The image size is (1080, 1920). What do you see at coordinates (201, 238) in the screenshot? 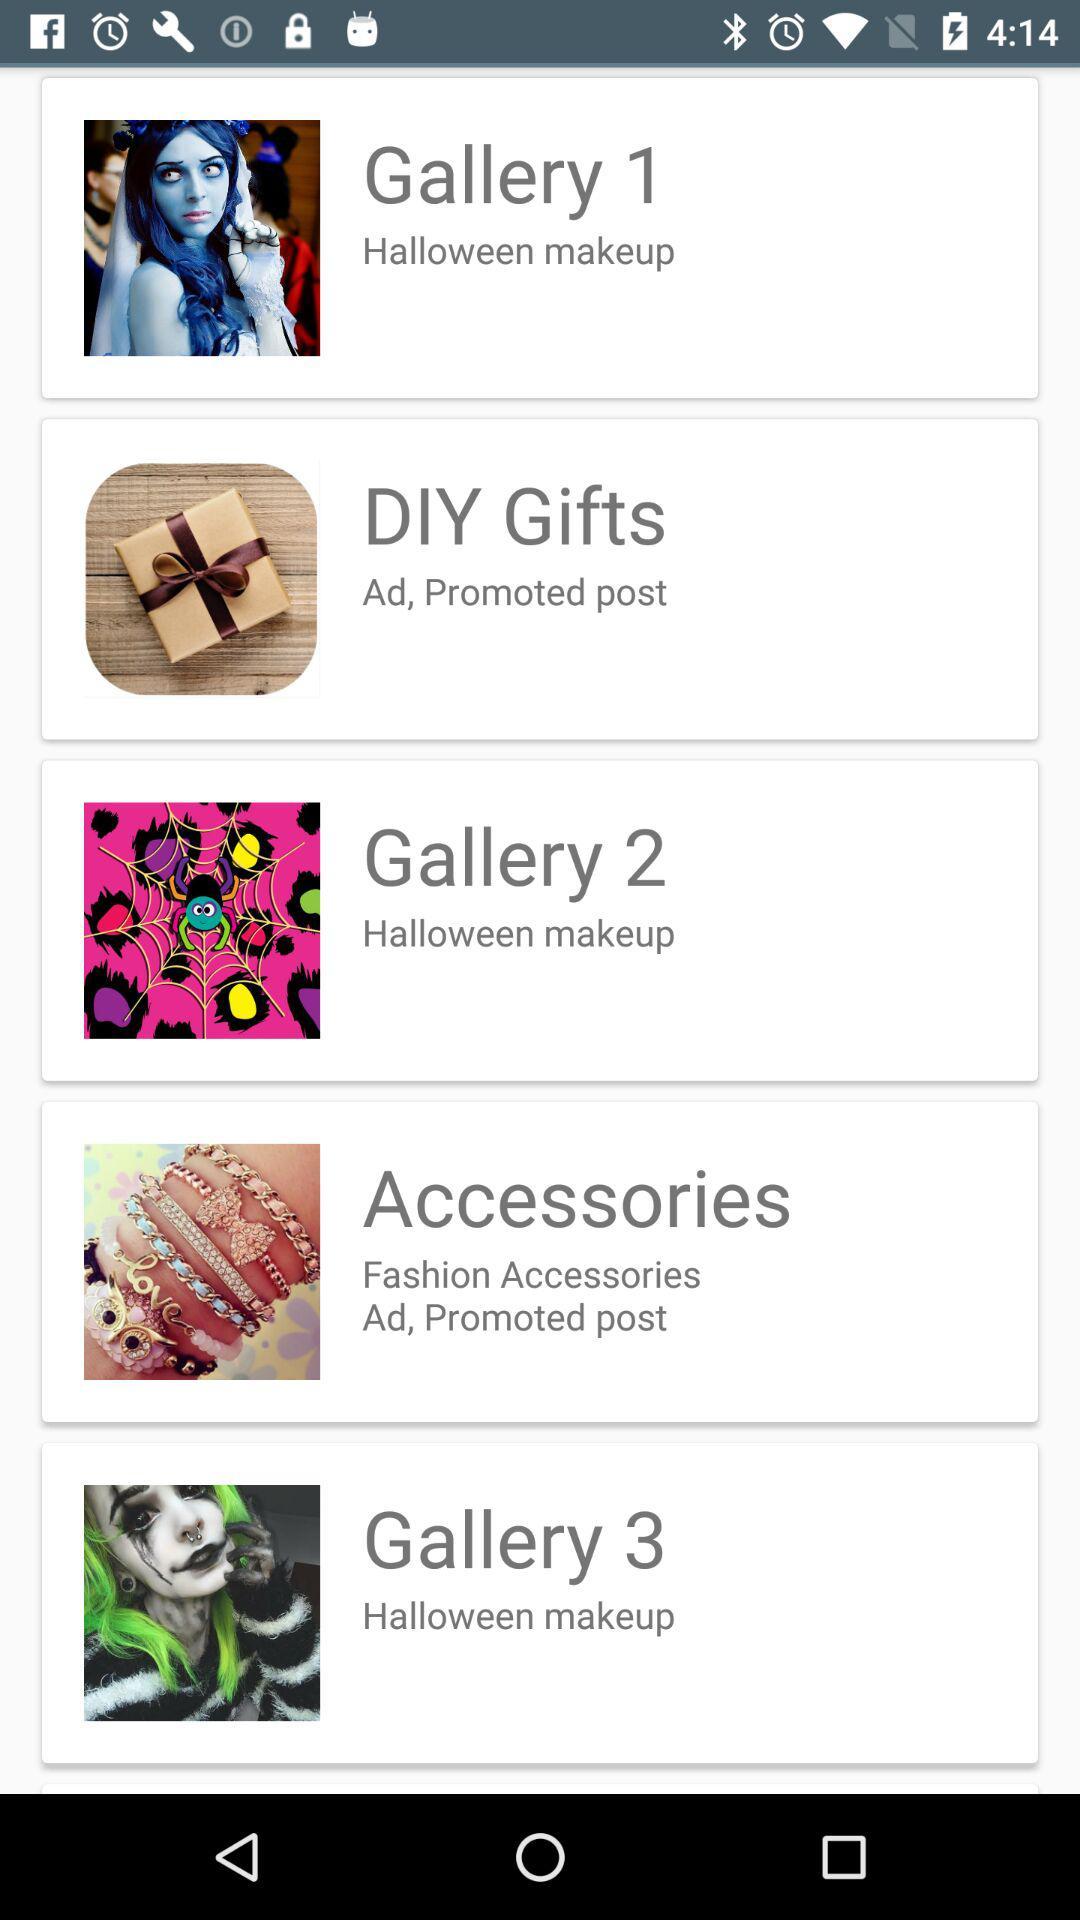
I see `the first image` at bounding box center [201, 238].